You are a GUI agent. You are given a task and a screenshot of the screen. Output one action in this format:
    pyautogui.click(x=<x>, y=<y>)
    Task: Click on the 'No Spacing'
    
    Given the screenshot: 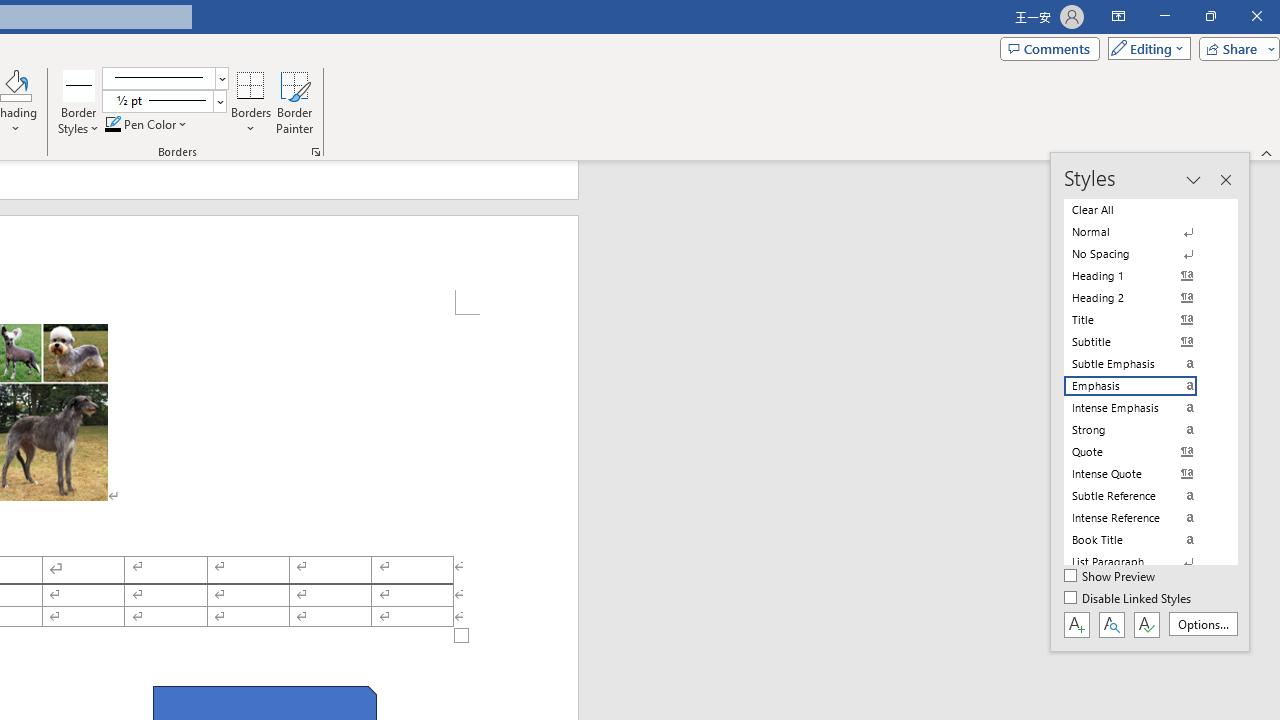 What is the action you would take?
    pyautogui.click(x=1142, y=253)
    